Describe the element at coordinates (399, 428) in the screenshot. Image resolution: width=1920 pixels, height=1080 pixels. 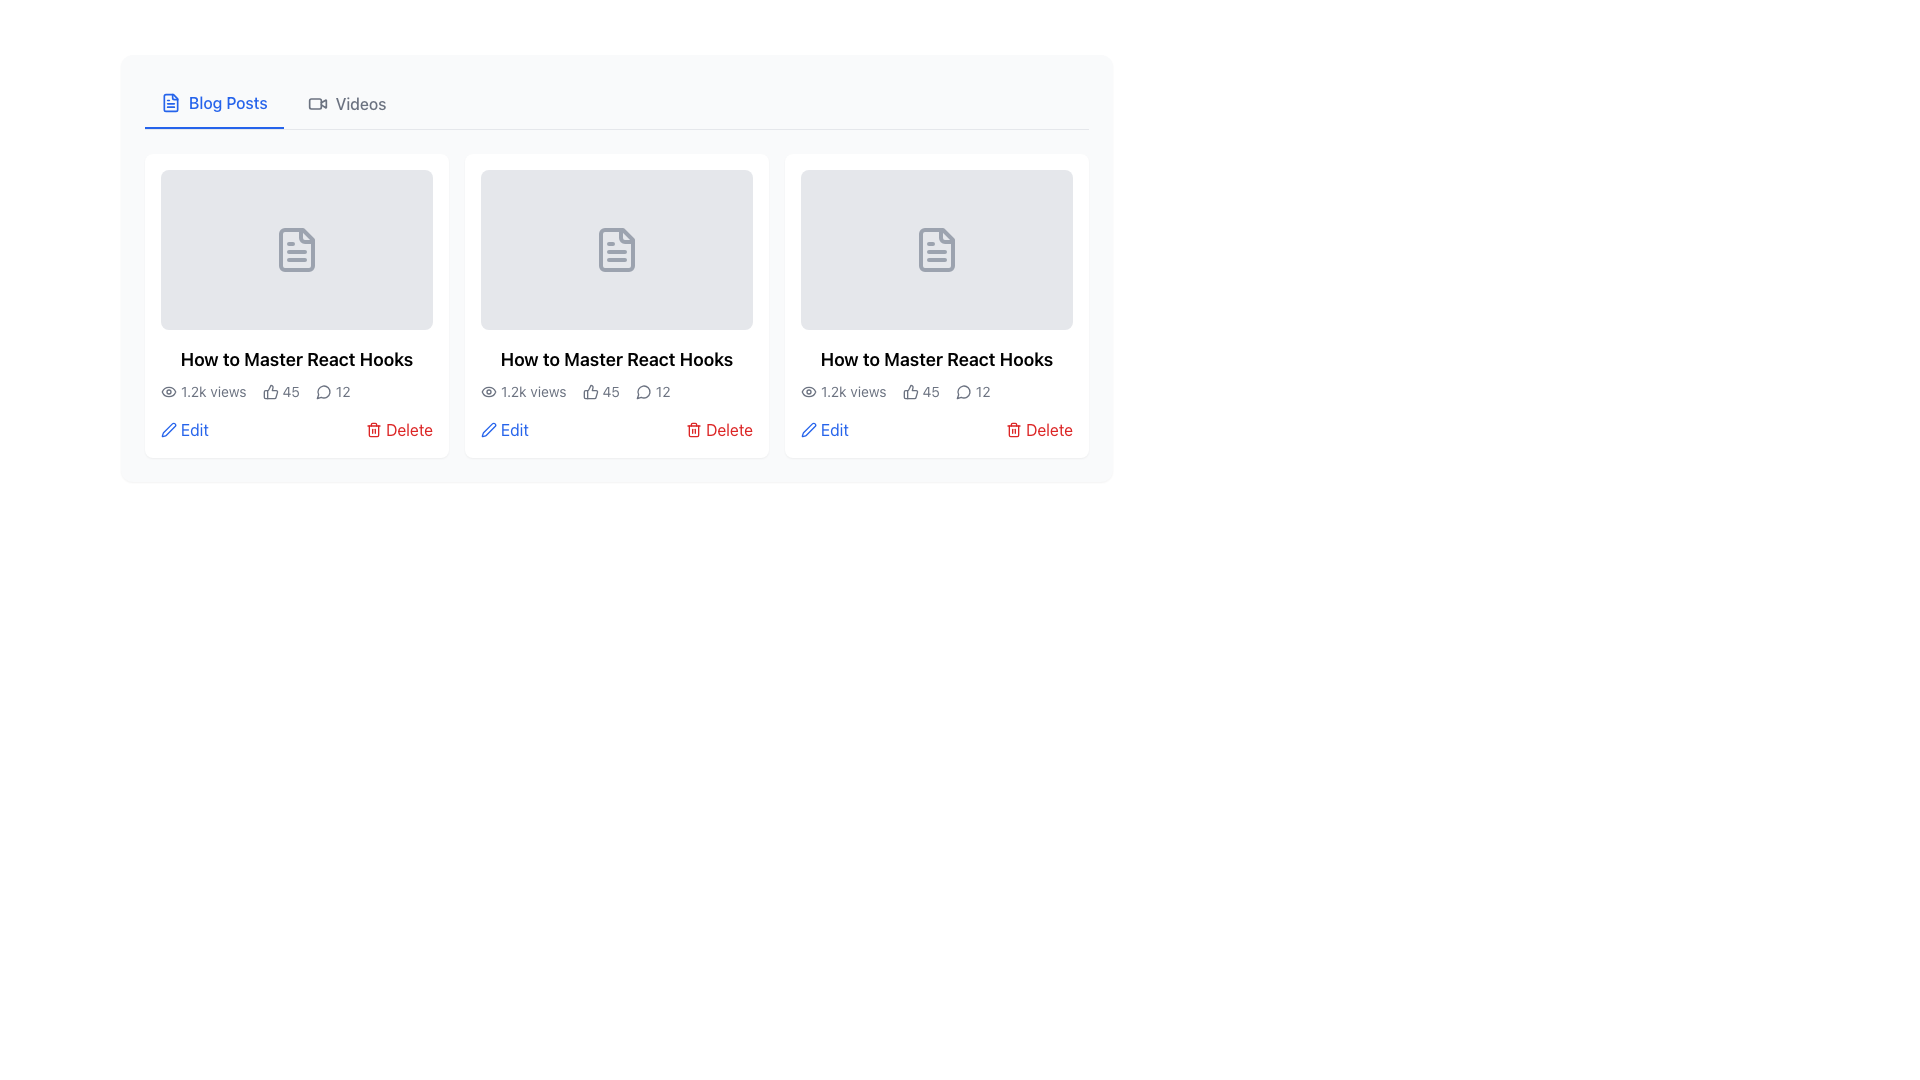
I see `the delete button located in the lower-right section of the card for the blog post titled 'How to Master React Hooks'` at that location.